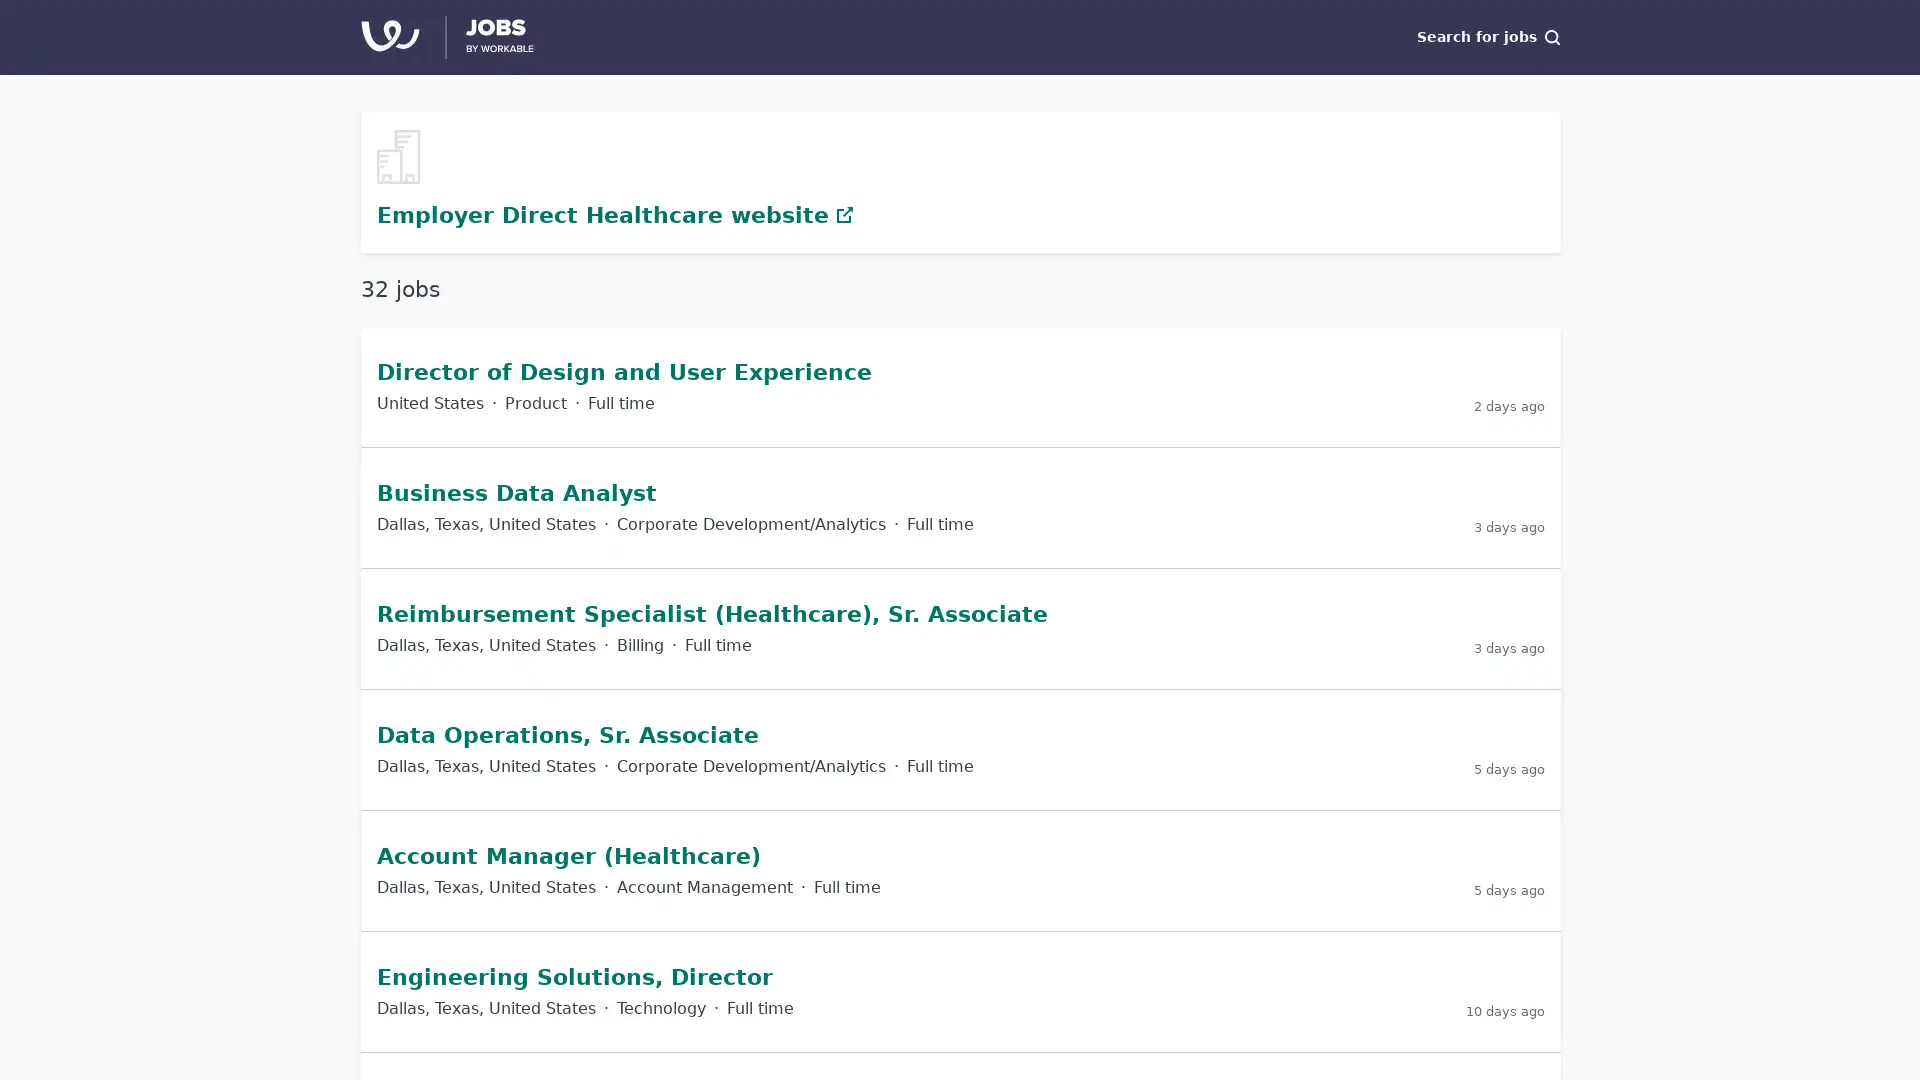 The width and height of the screenshot is (1920, 1080). Describe the element at coordinates (1488, 37) in the screenshot. I see `Search for jobs` at that location.